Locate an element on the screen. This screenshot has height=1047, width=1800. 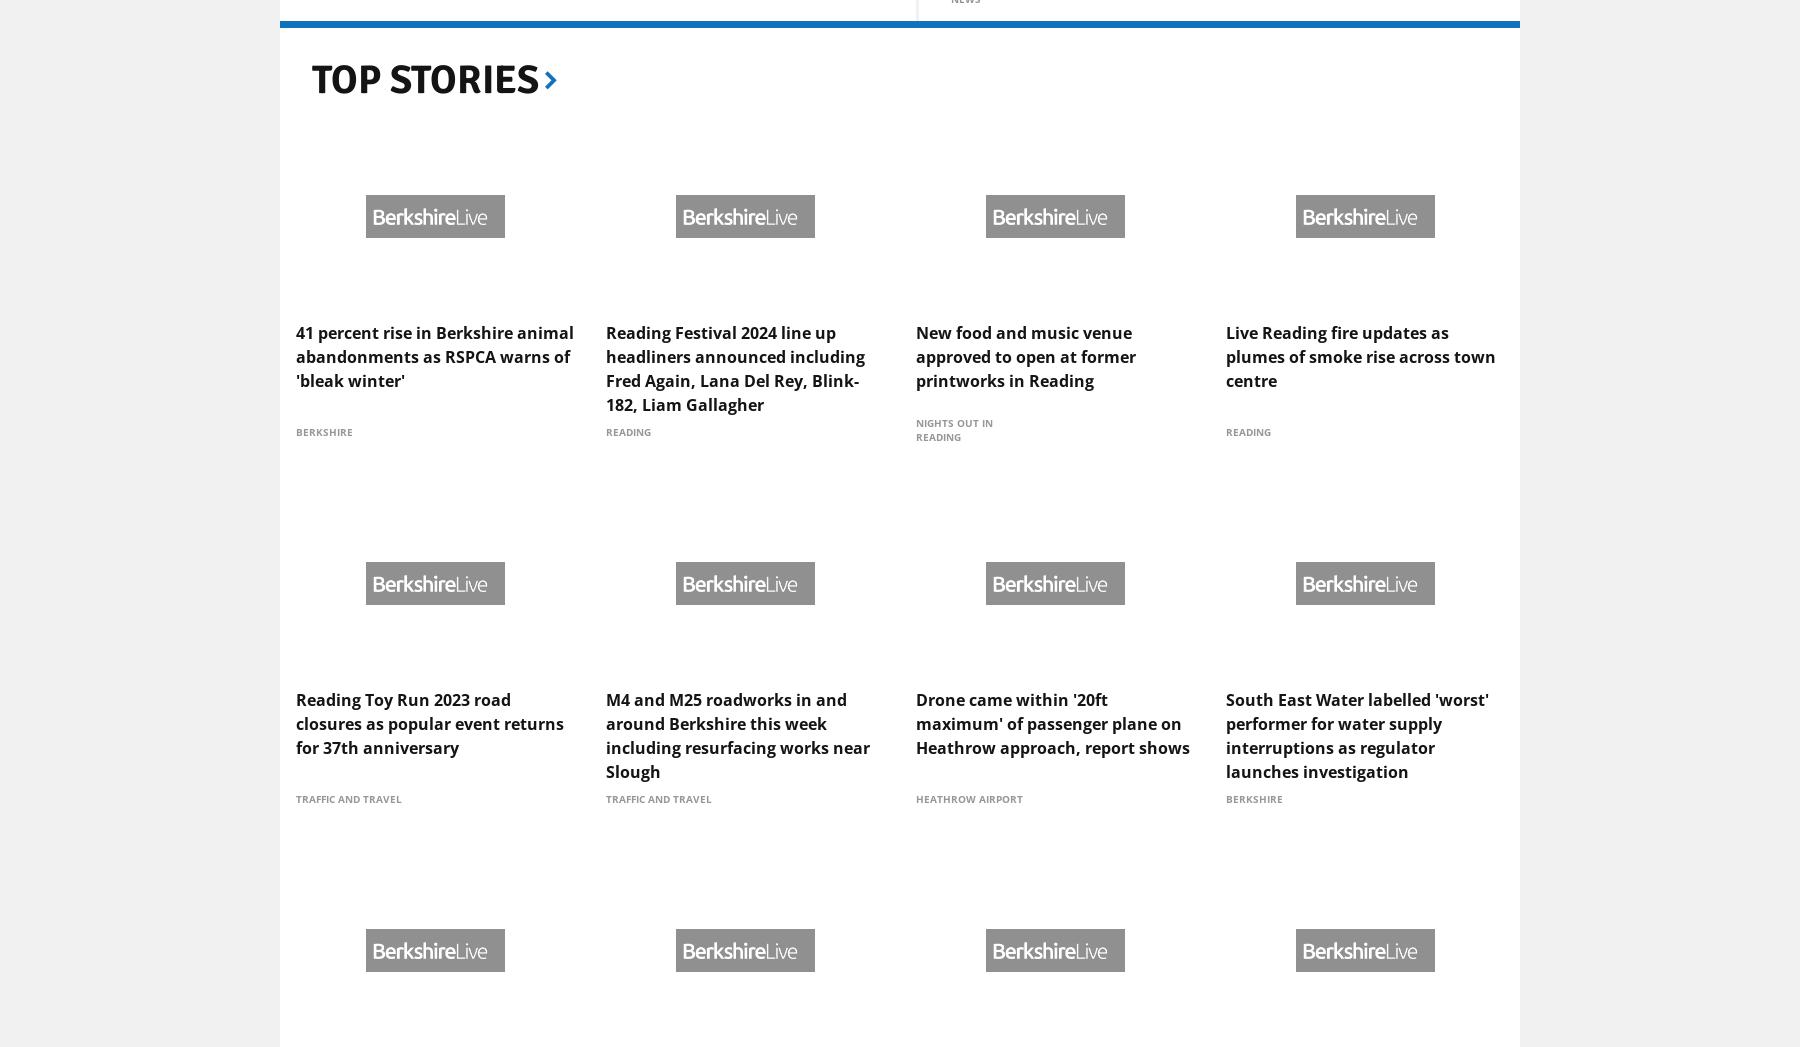
'New food and music venue approved to open at former printworks in Reading' is located at coordinates (1026, 514).